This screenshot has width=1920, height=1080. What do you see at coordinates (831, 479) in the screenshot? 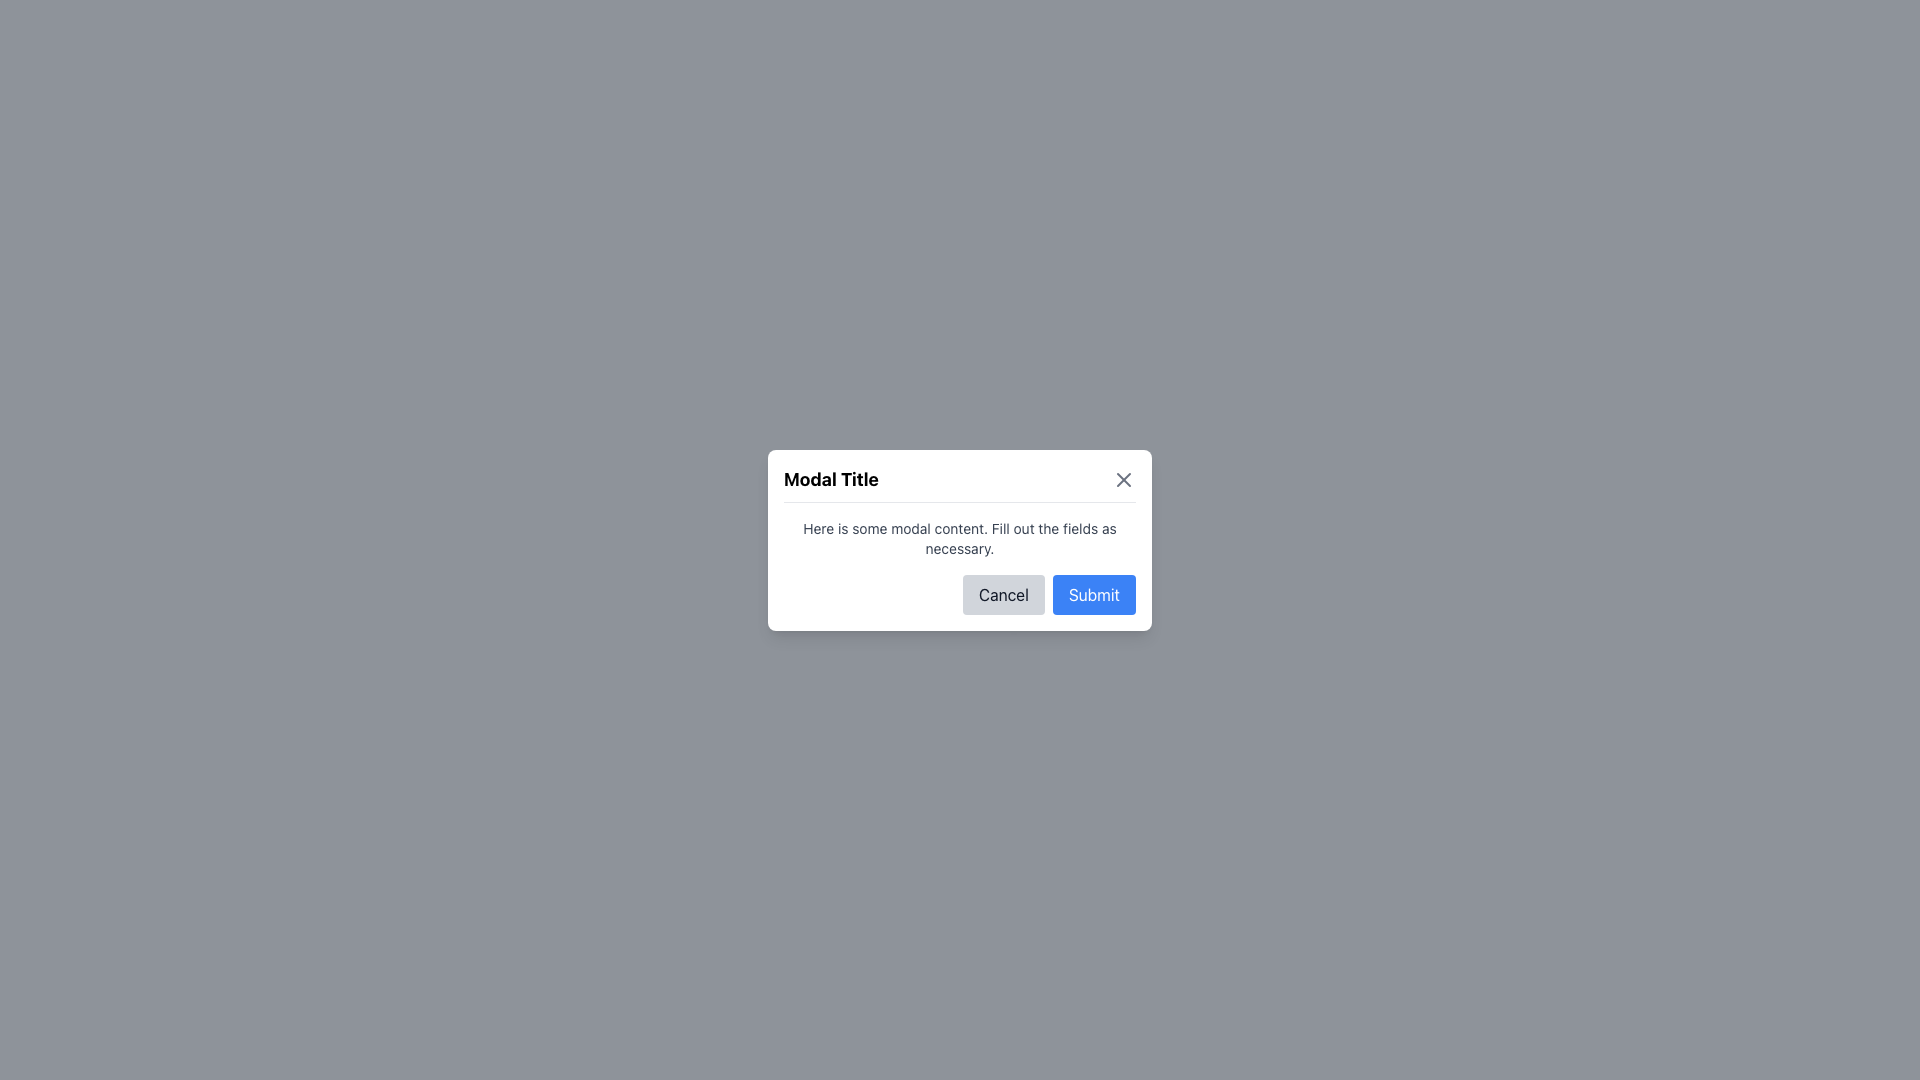
I see `the bolded and large-sized text displaying 'Modal Title' located in the header section of the modal window, positioned at the top-left corner before the close button` at bounding box center [831, 479].